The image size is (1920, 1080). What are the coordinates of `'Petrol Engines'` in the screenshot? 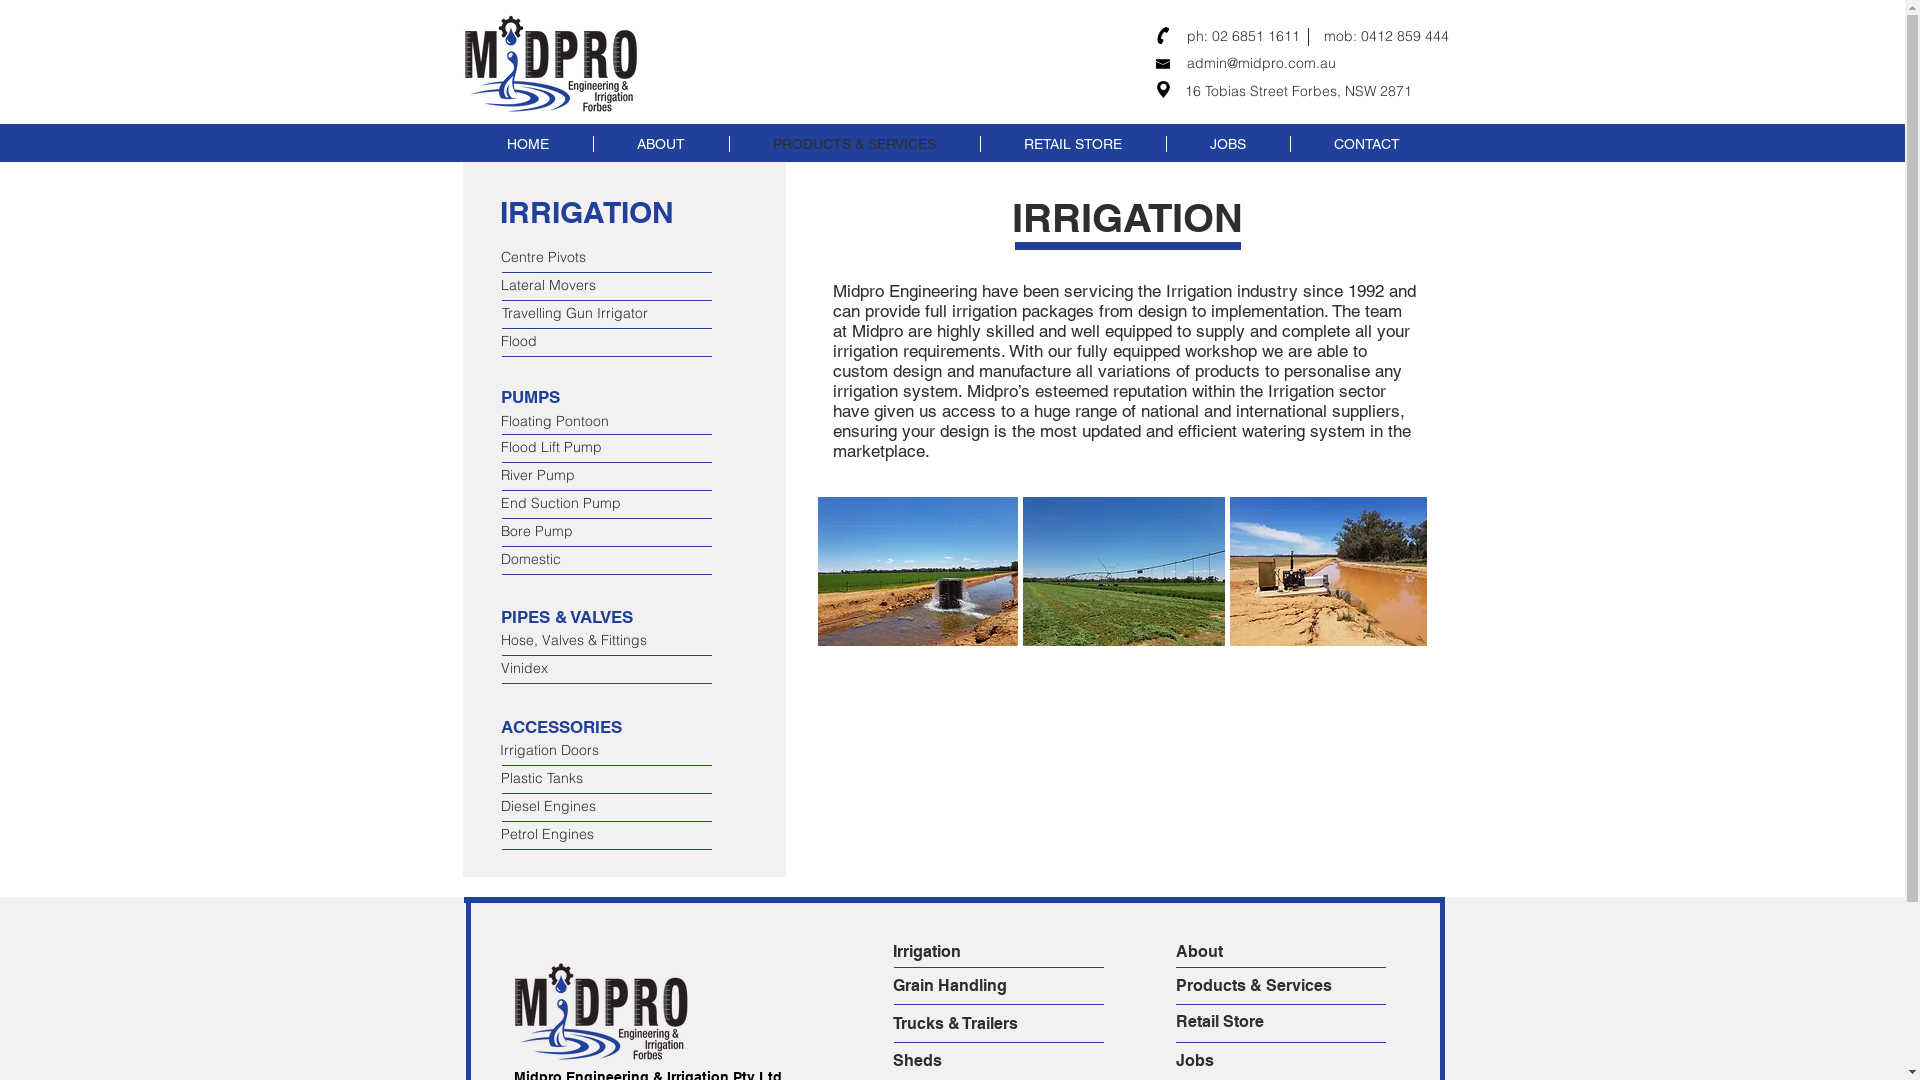 It's located at (570, 835).